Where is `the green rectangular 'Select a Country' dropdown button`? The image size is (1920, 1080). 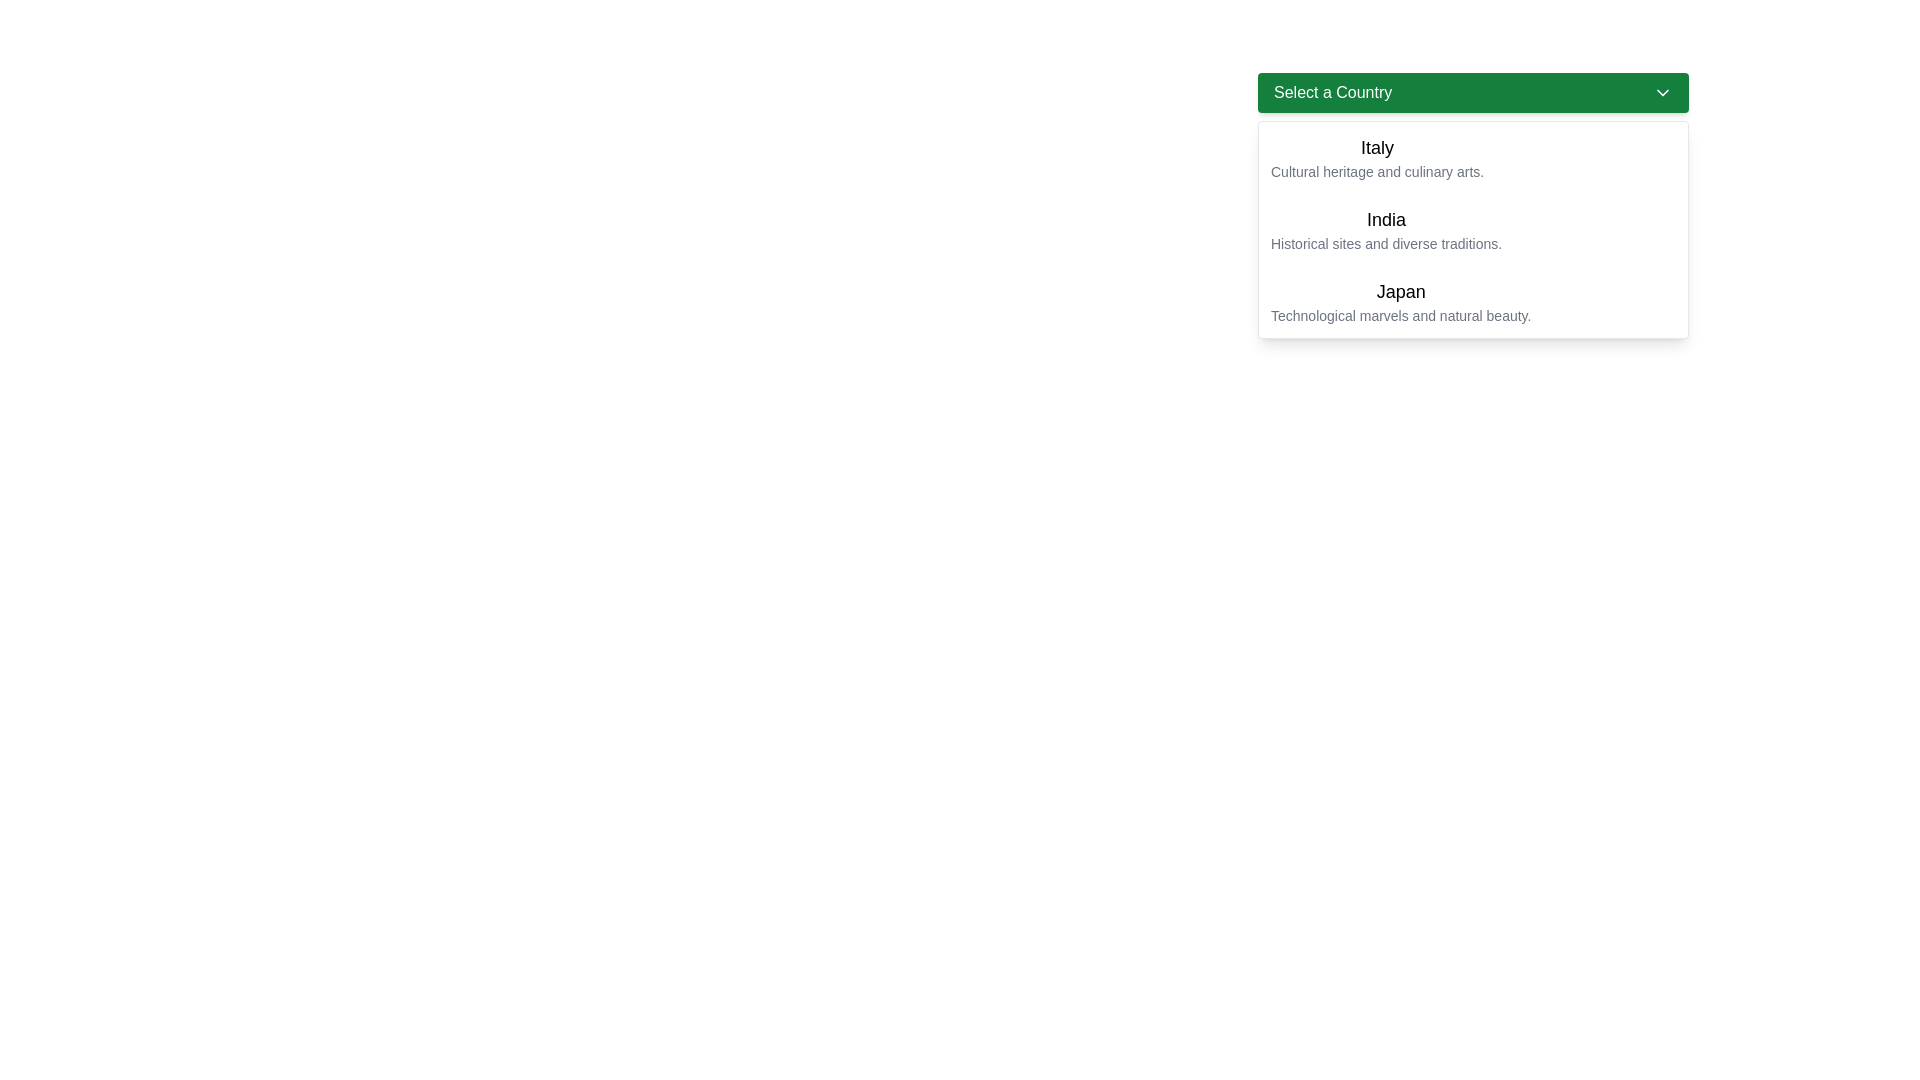
the green rectangular 'Select a Country' dropdown button is located at coordinates (1473, 92).